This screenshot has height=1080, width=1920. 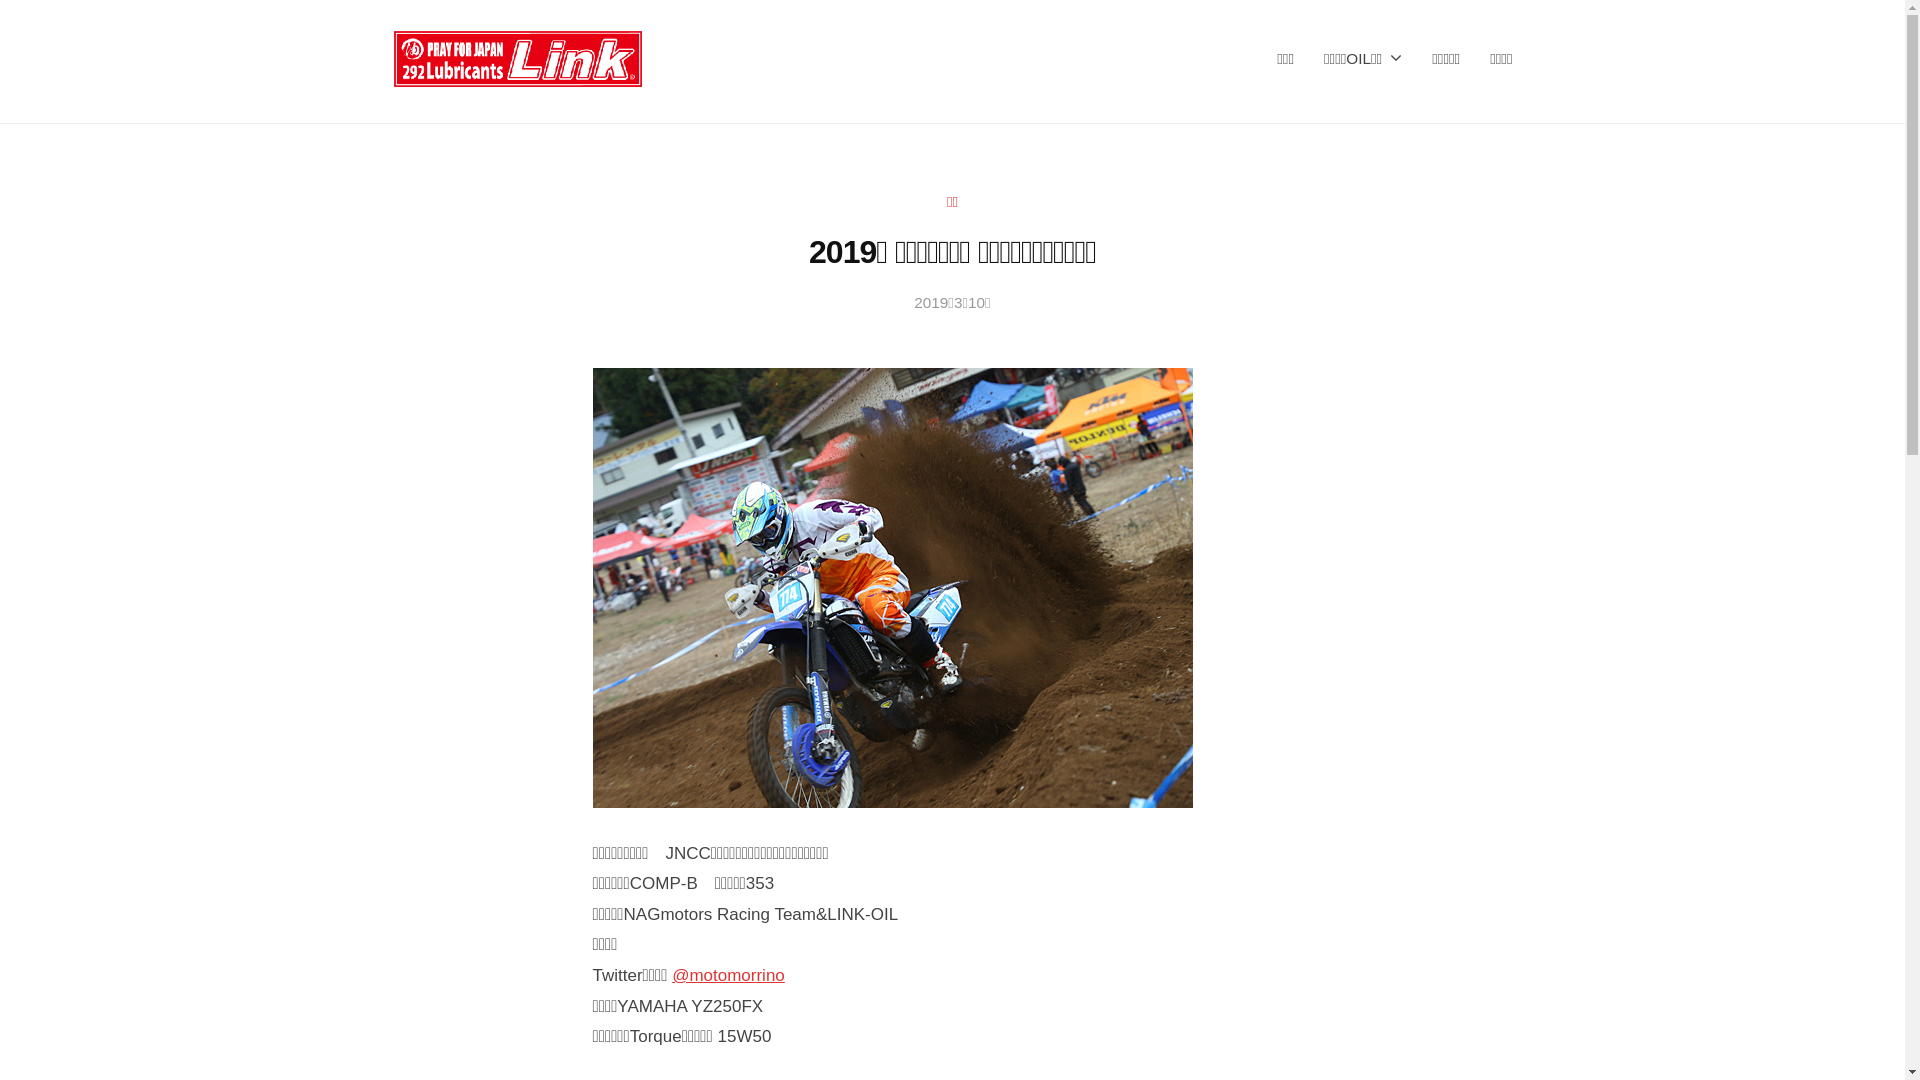 I want to click on '@motomorrino', so click(x=727, y=974).